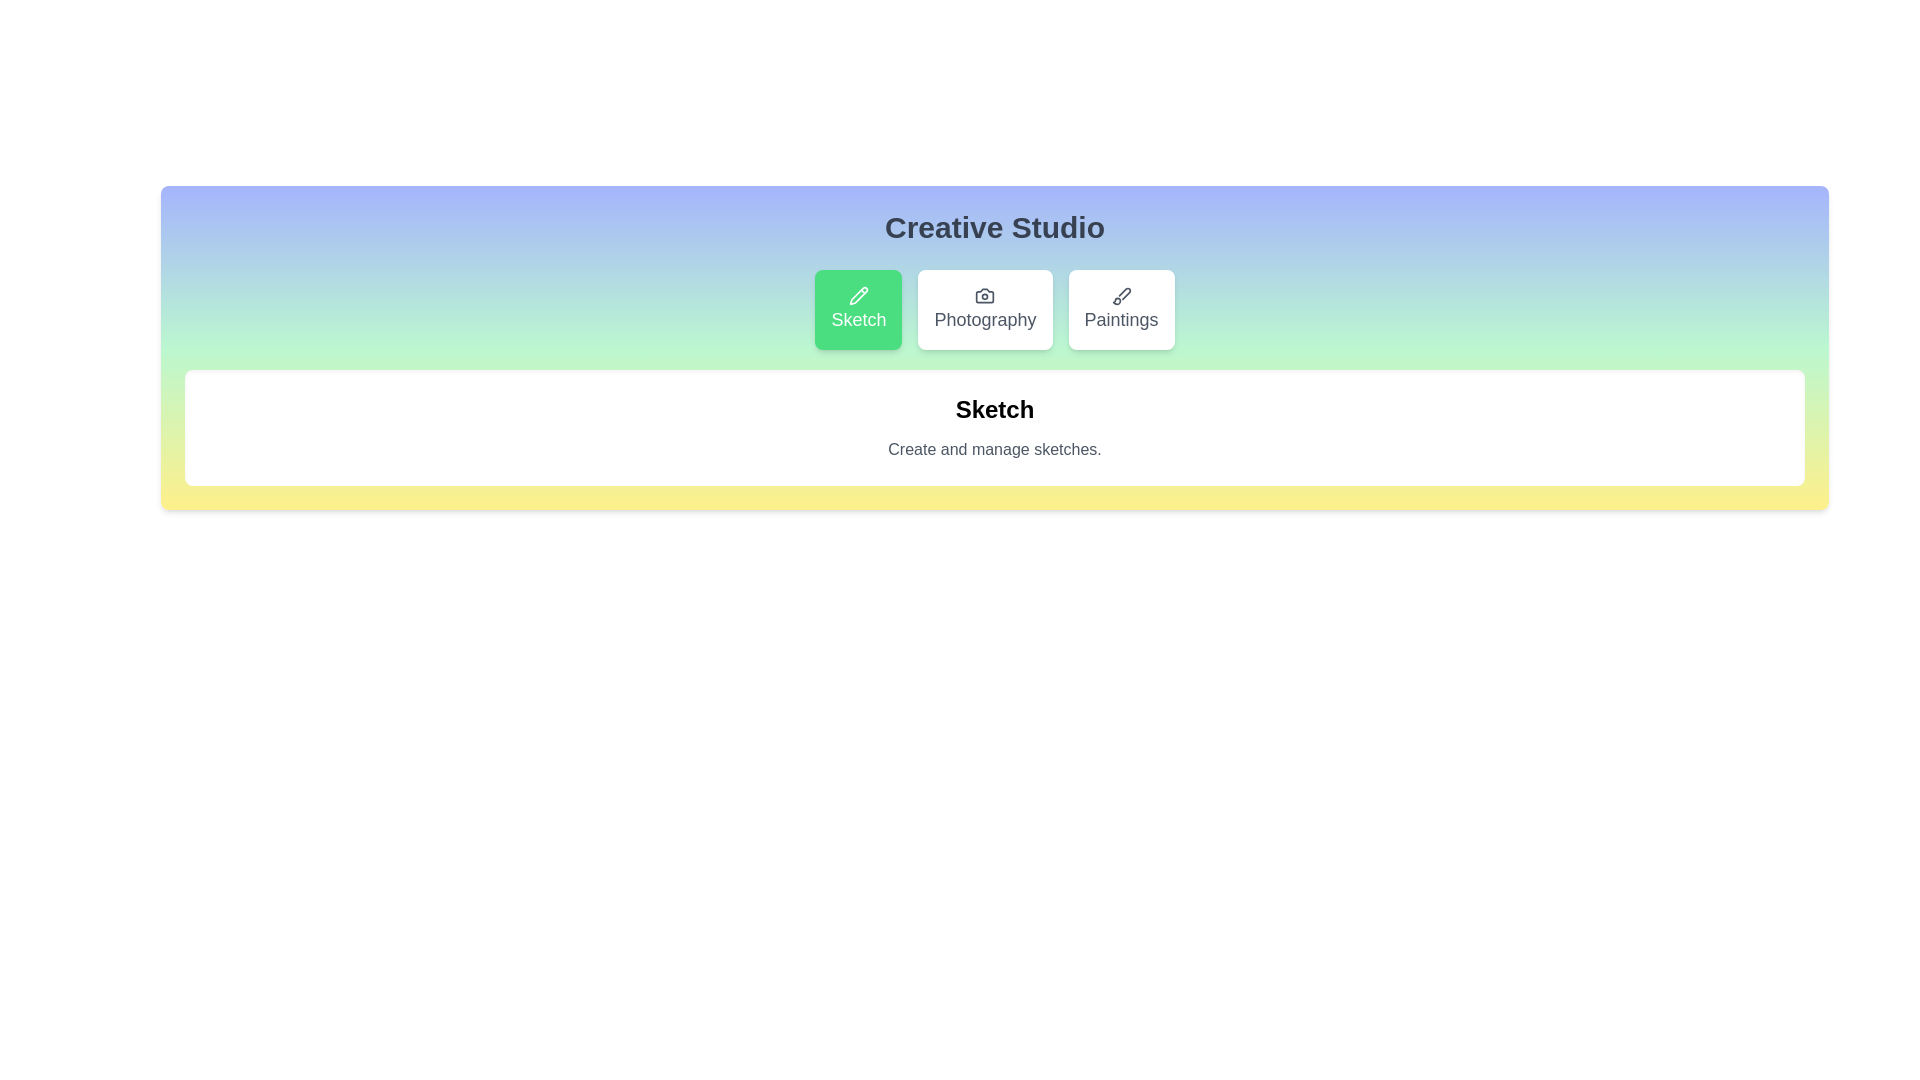 The height and width of the screenshot is (1080, 1920). What do you see at coordinates (985, 309) in the screenshot?
I see `the Photography button to reveal its hover effect` at bounding box center [985, 309].